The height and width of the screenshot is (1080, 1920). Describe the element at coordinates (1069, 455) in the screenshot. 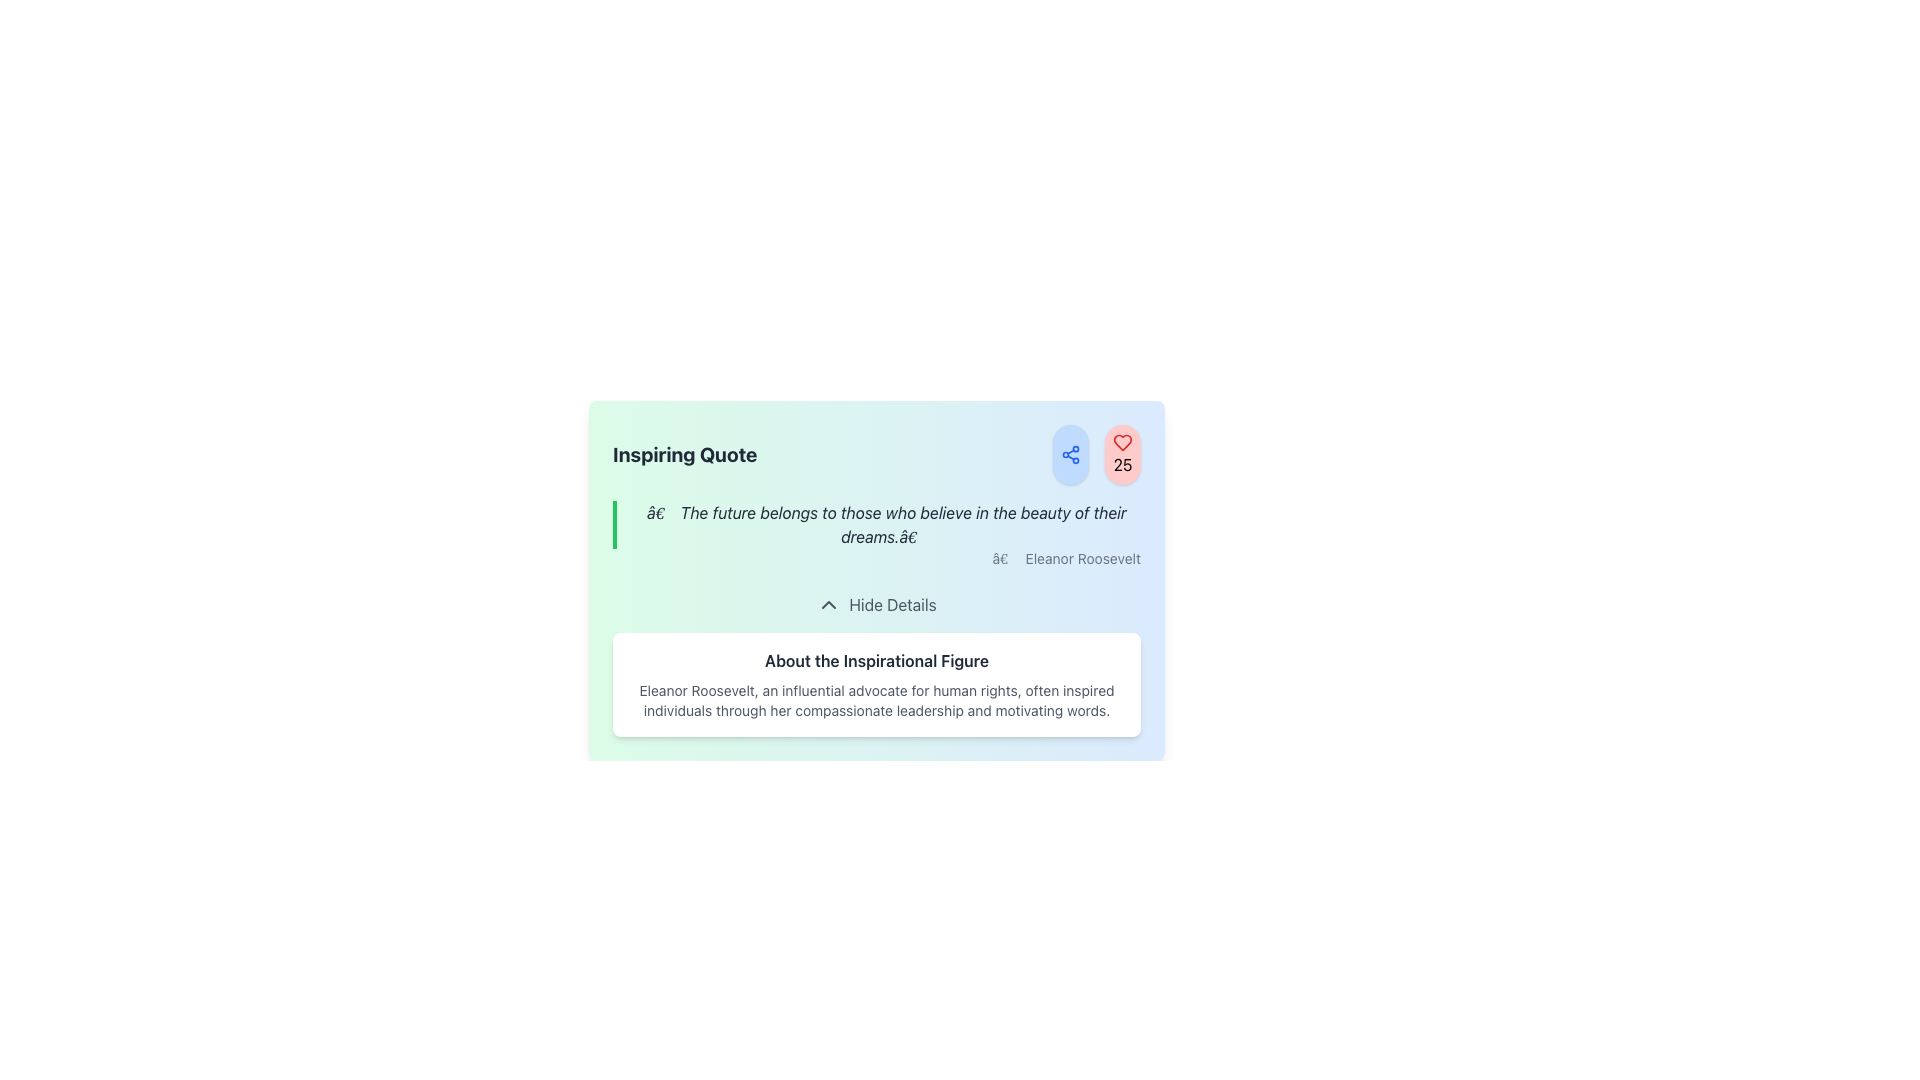

I see `the blue icon button resembling a network or share symbol located at the top right corner of the card layout` at that location.